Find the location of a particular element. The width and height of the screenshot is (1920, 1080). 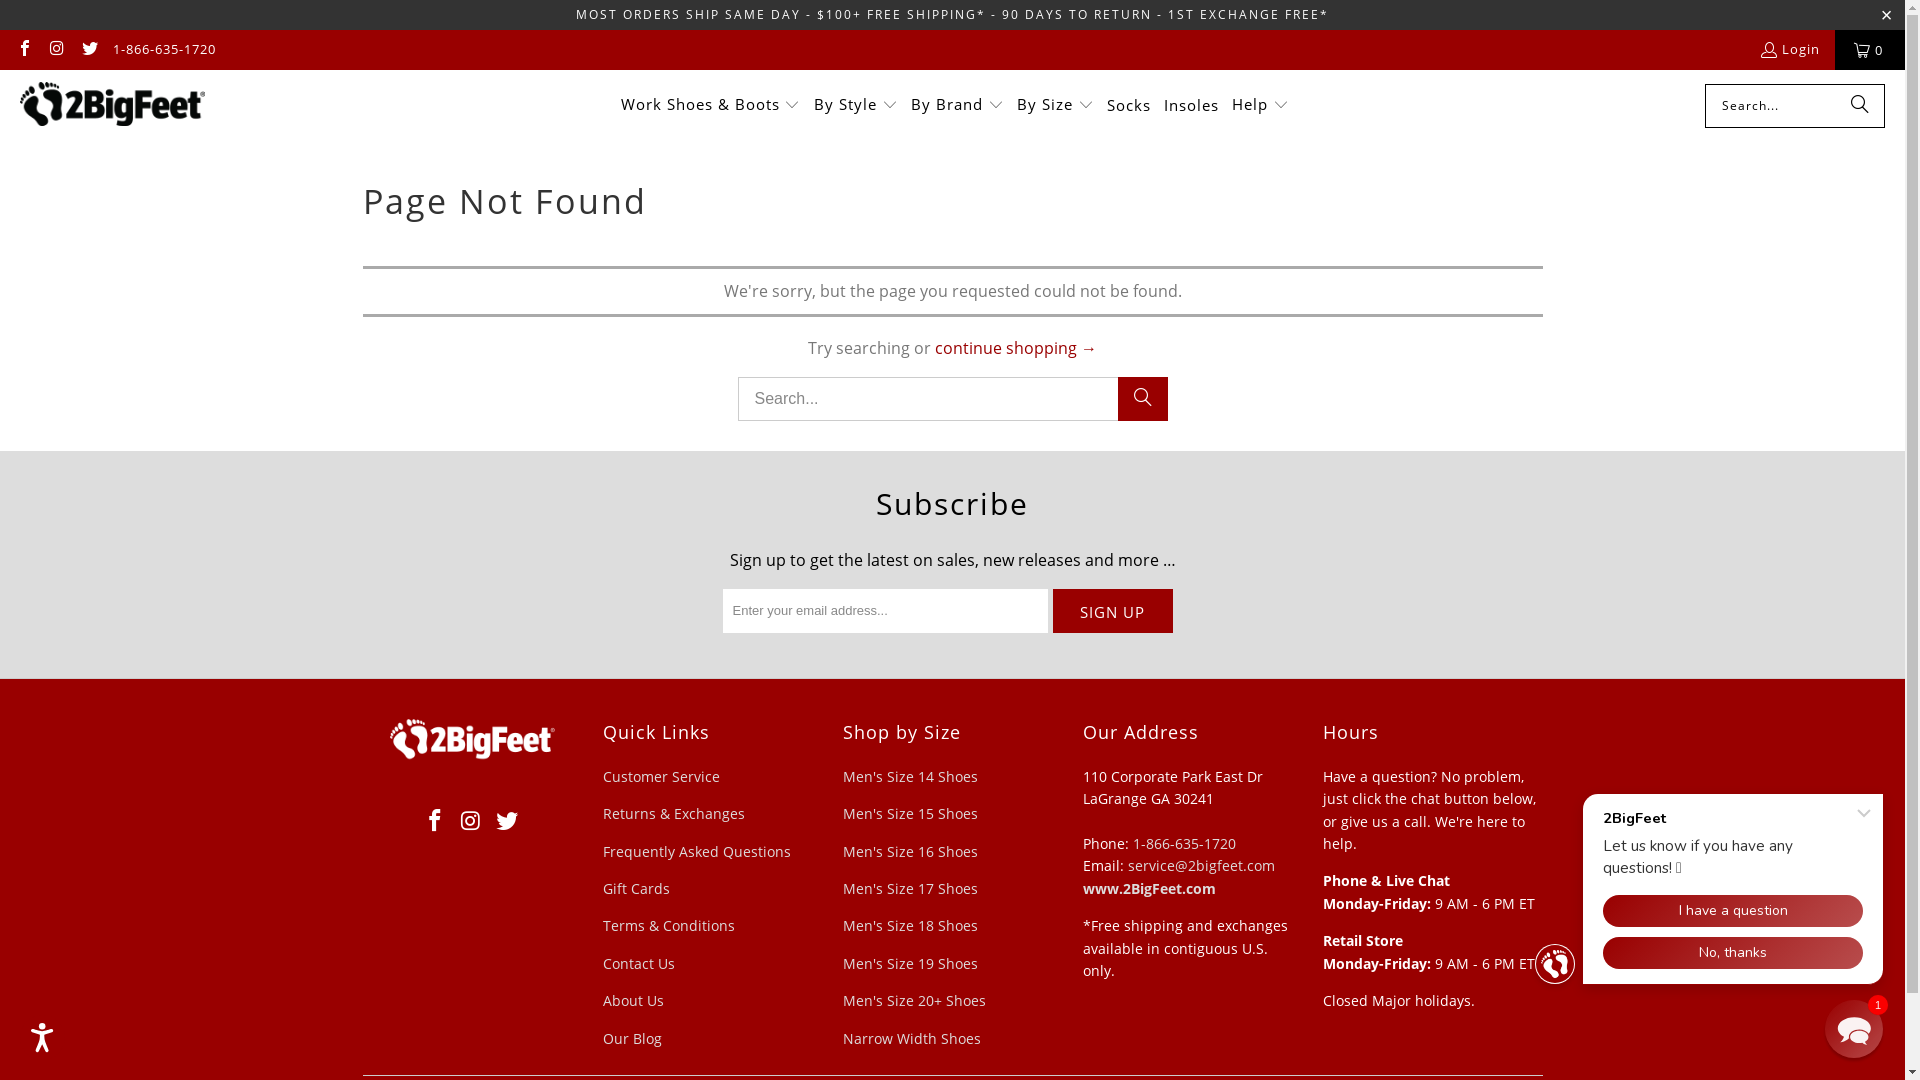

'Re:amaze Chat' is located at coordinates (1712, 883).